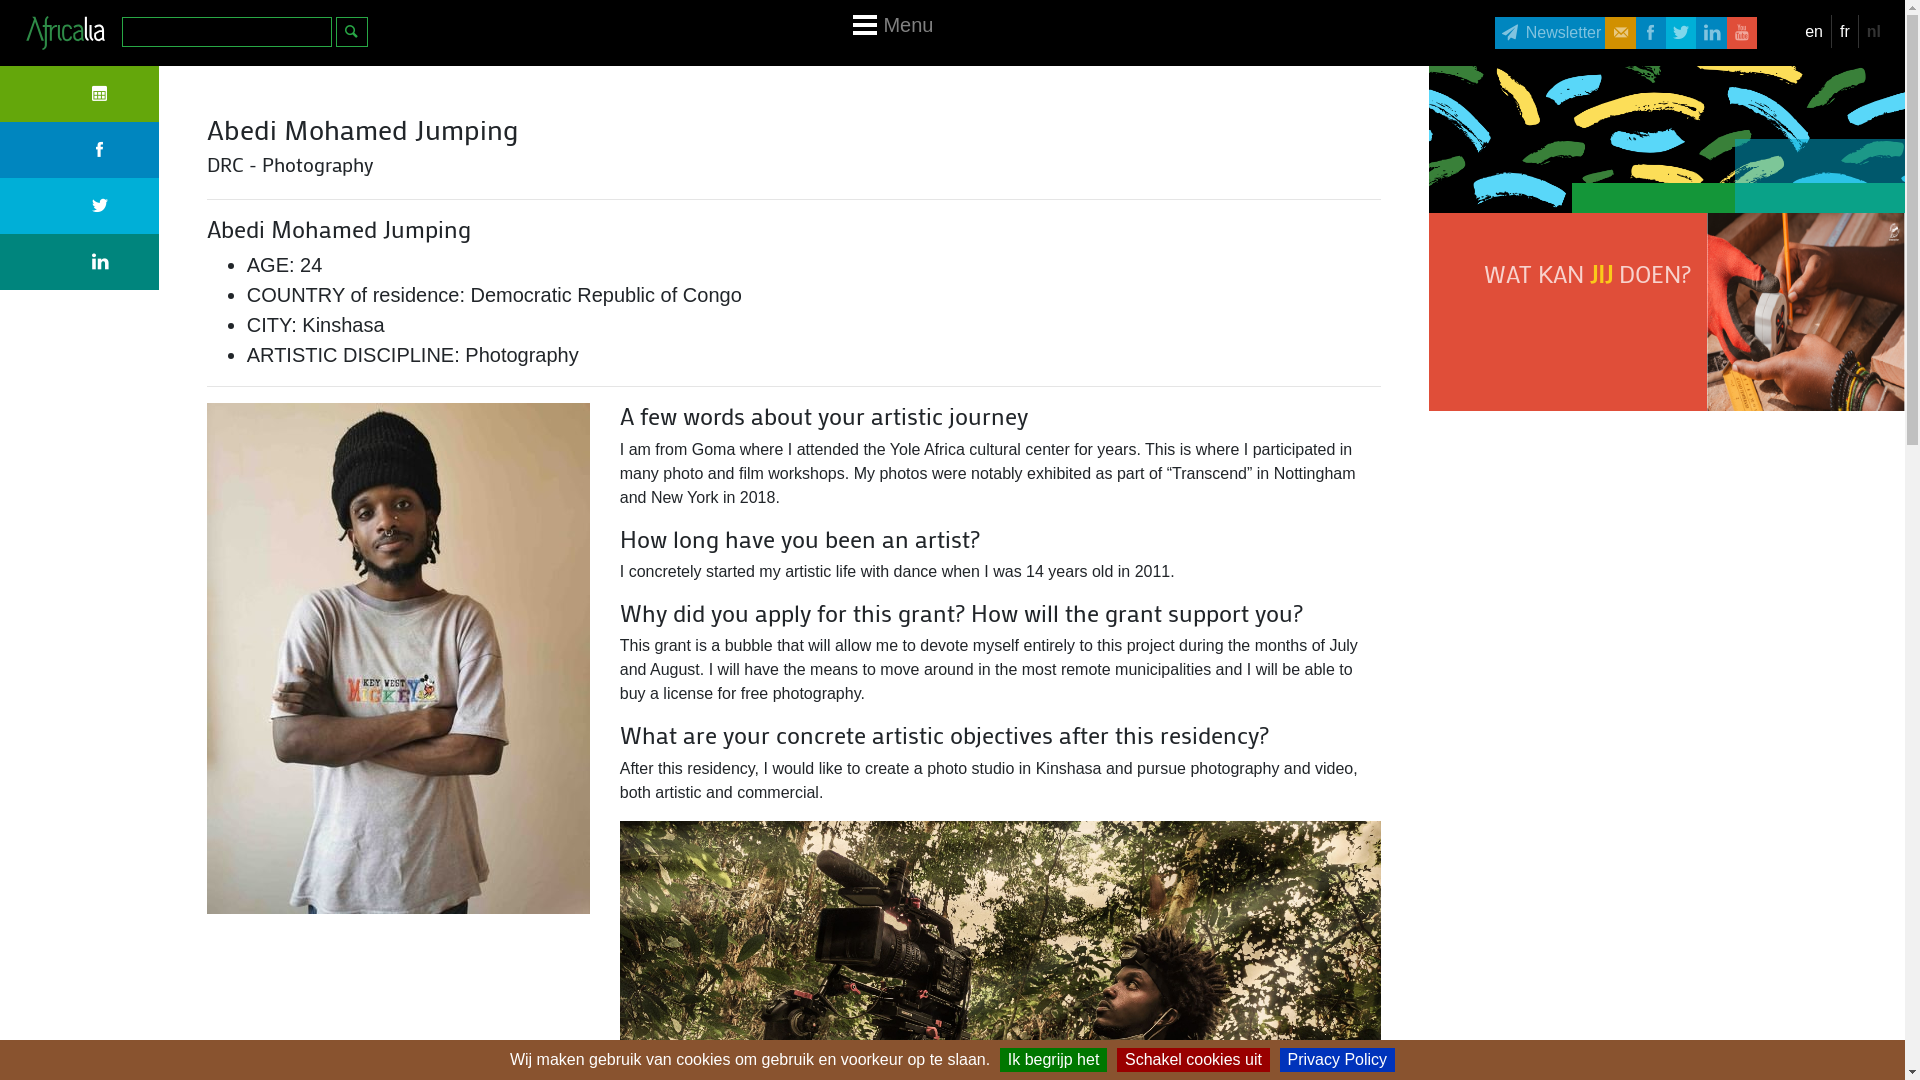  I want to click on 'en', so click(1814, 31).